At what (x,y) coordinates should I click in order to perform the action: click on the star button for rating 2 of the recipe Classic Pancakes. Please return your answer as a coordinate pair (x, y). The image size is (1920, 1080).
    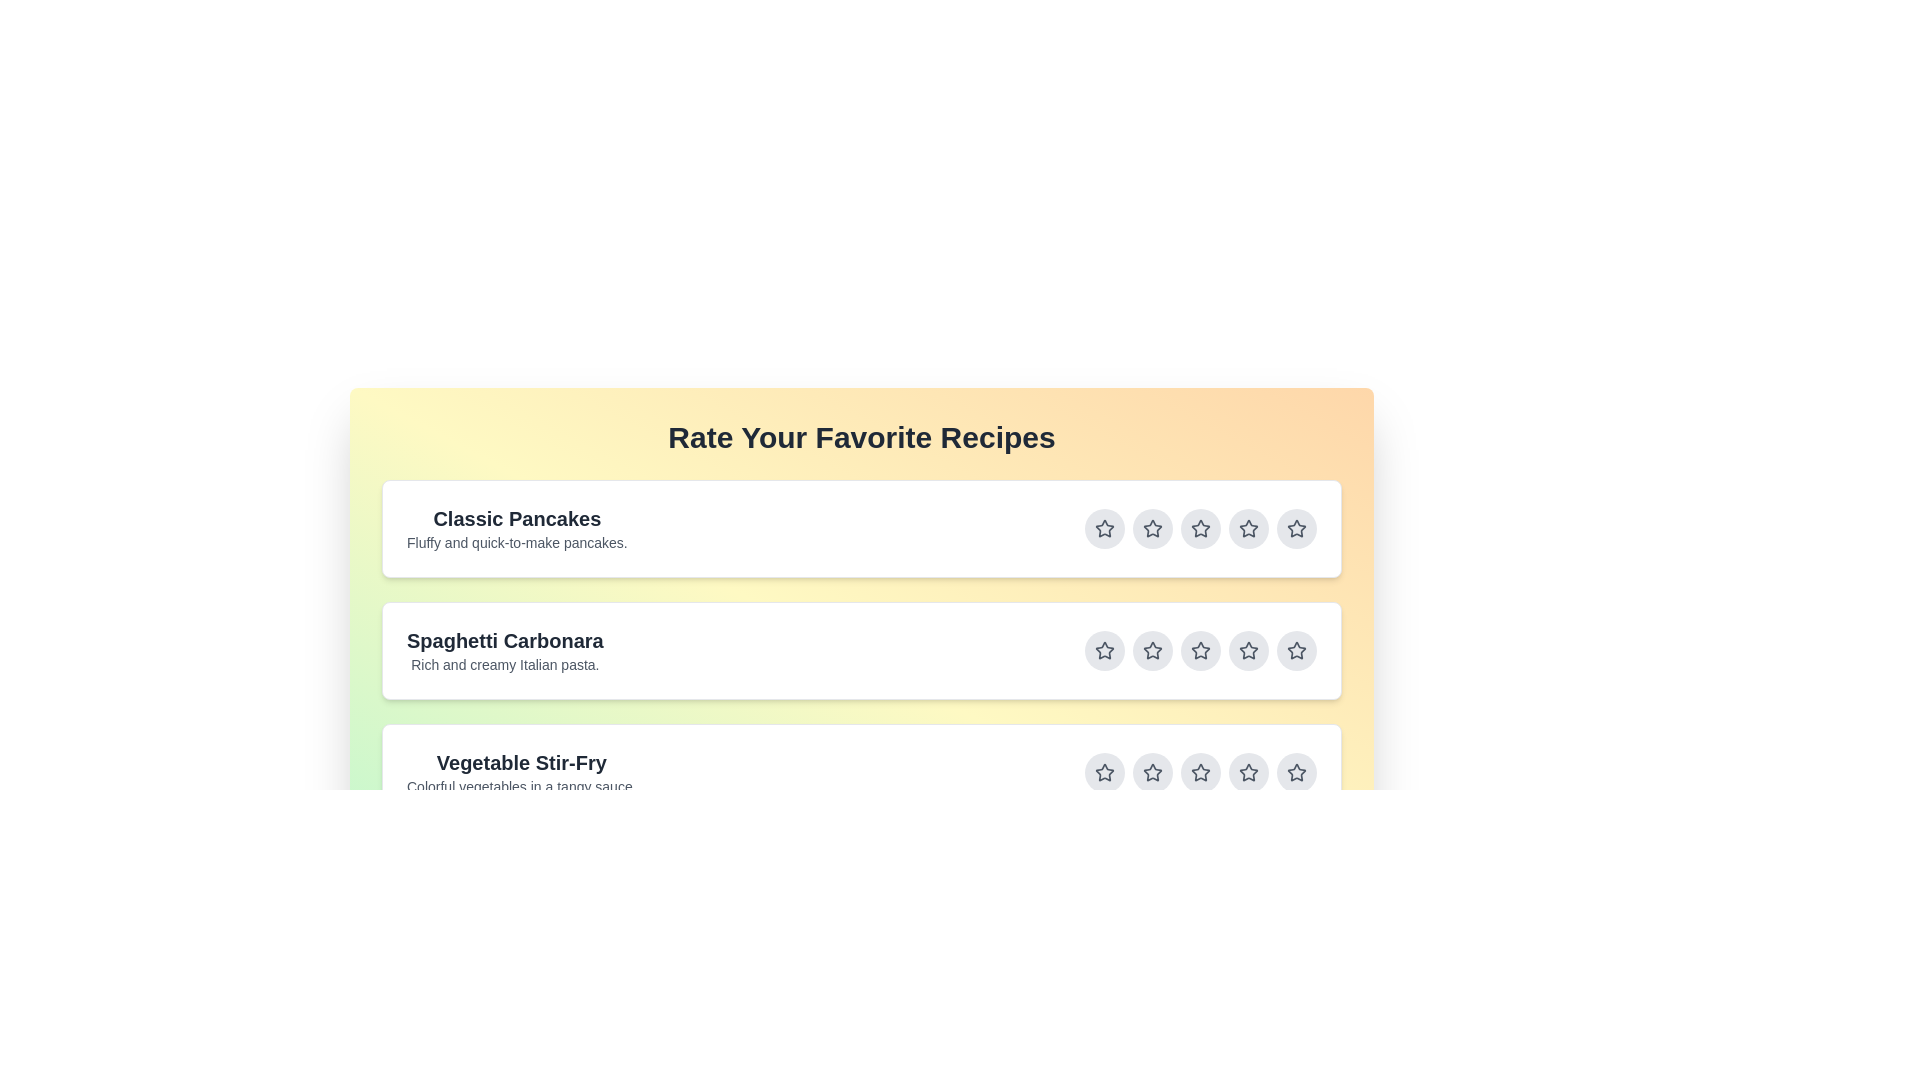
    Looking at the image, I should click on (1152, 527).